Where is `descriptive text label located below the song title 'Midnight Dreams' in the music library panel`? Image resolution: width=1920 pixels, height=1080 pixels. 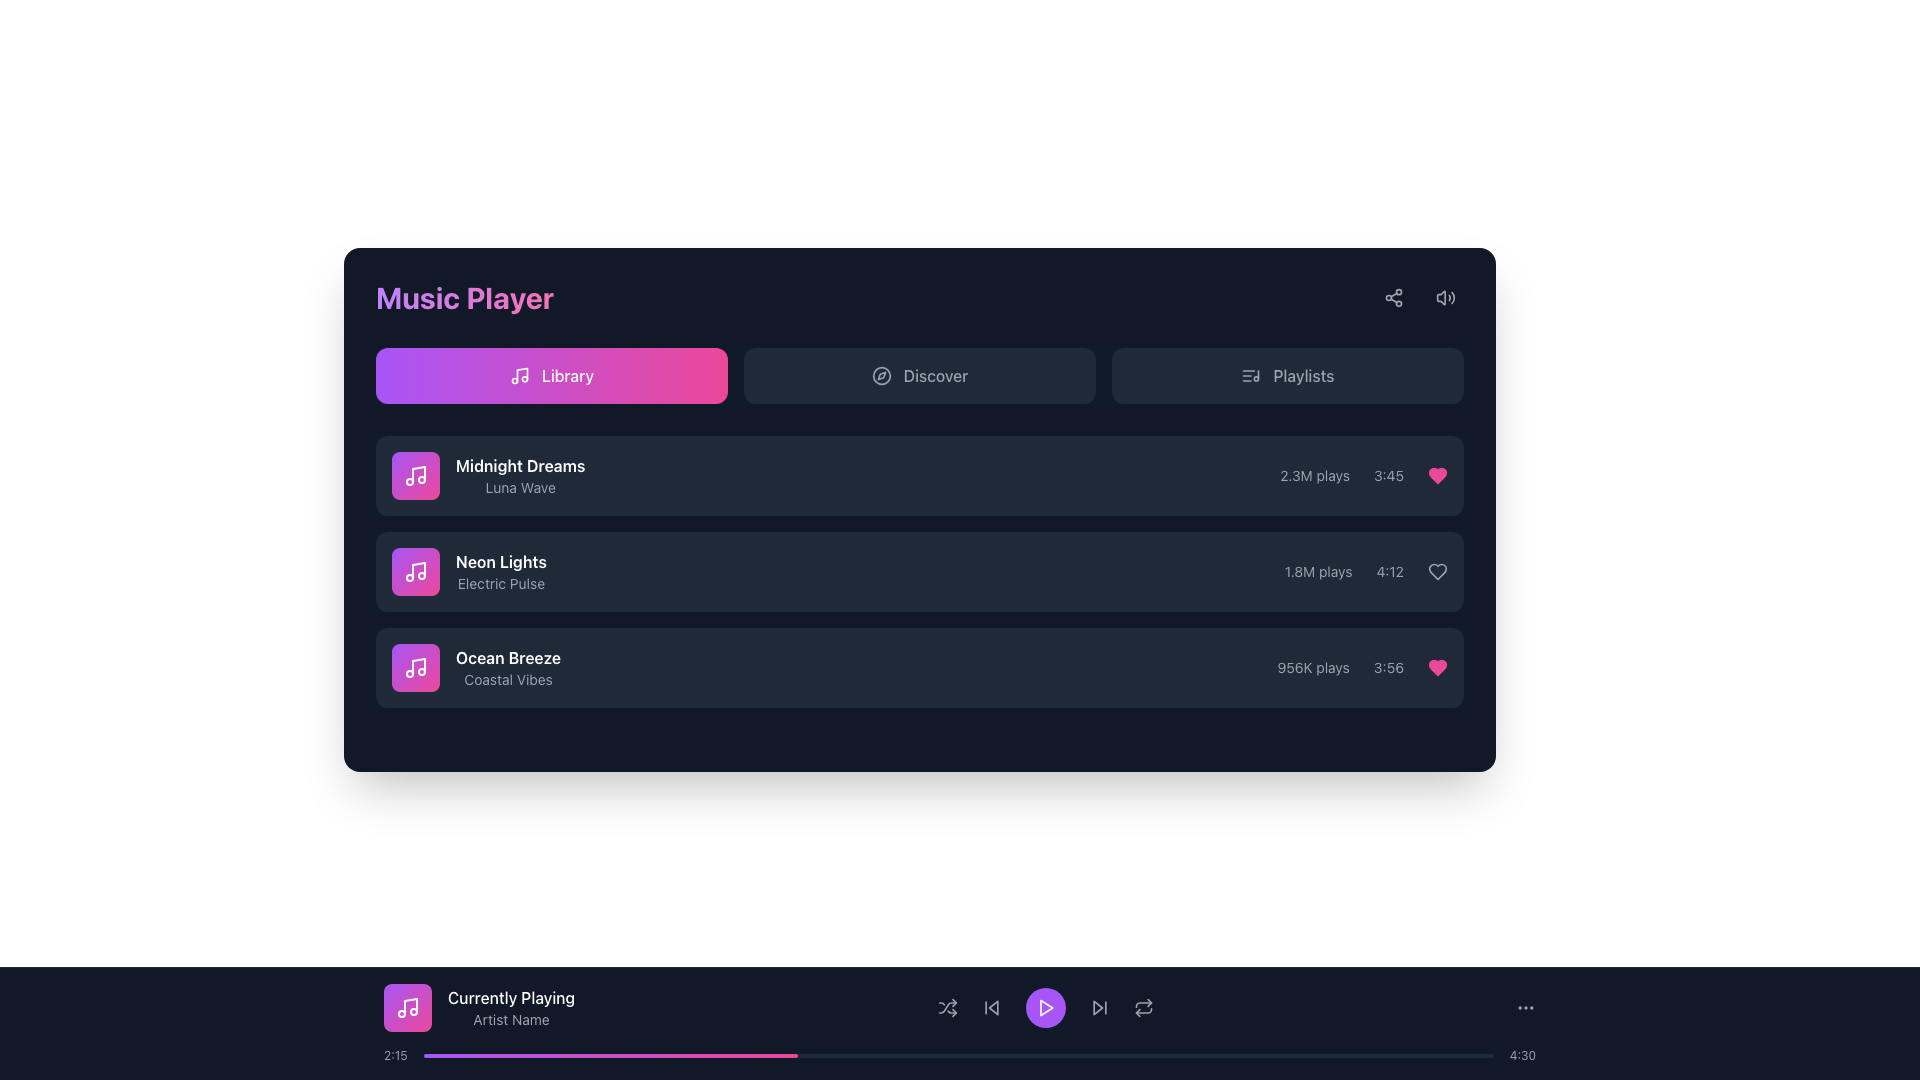
descriptive text label located below the song title 'Midnight Dreams' in the music library panel is located at coordinates (520, 488).